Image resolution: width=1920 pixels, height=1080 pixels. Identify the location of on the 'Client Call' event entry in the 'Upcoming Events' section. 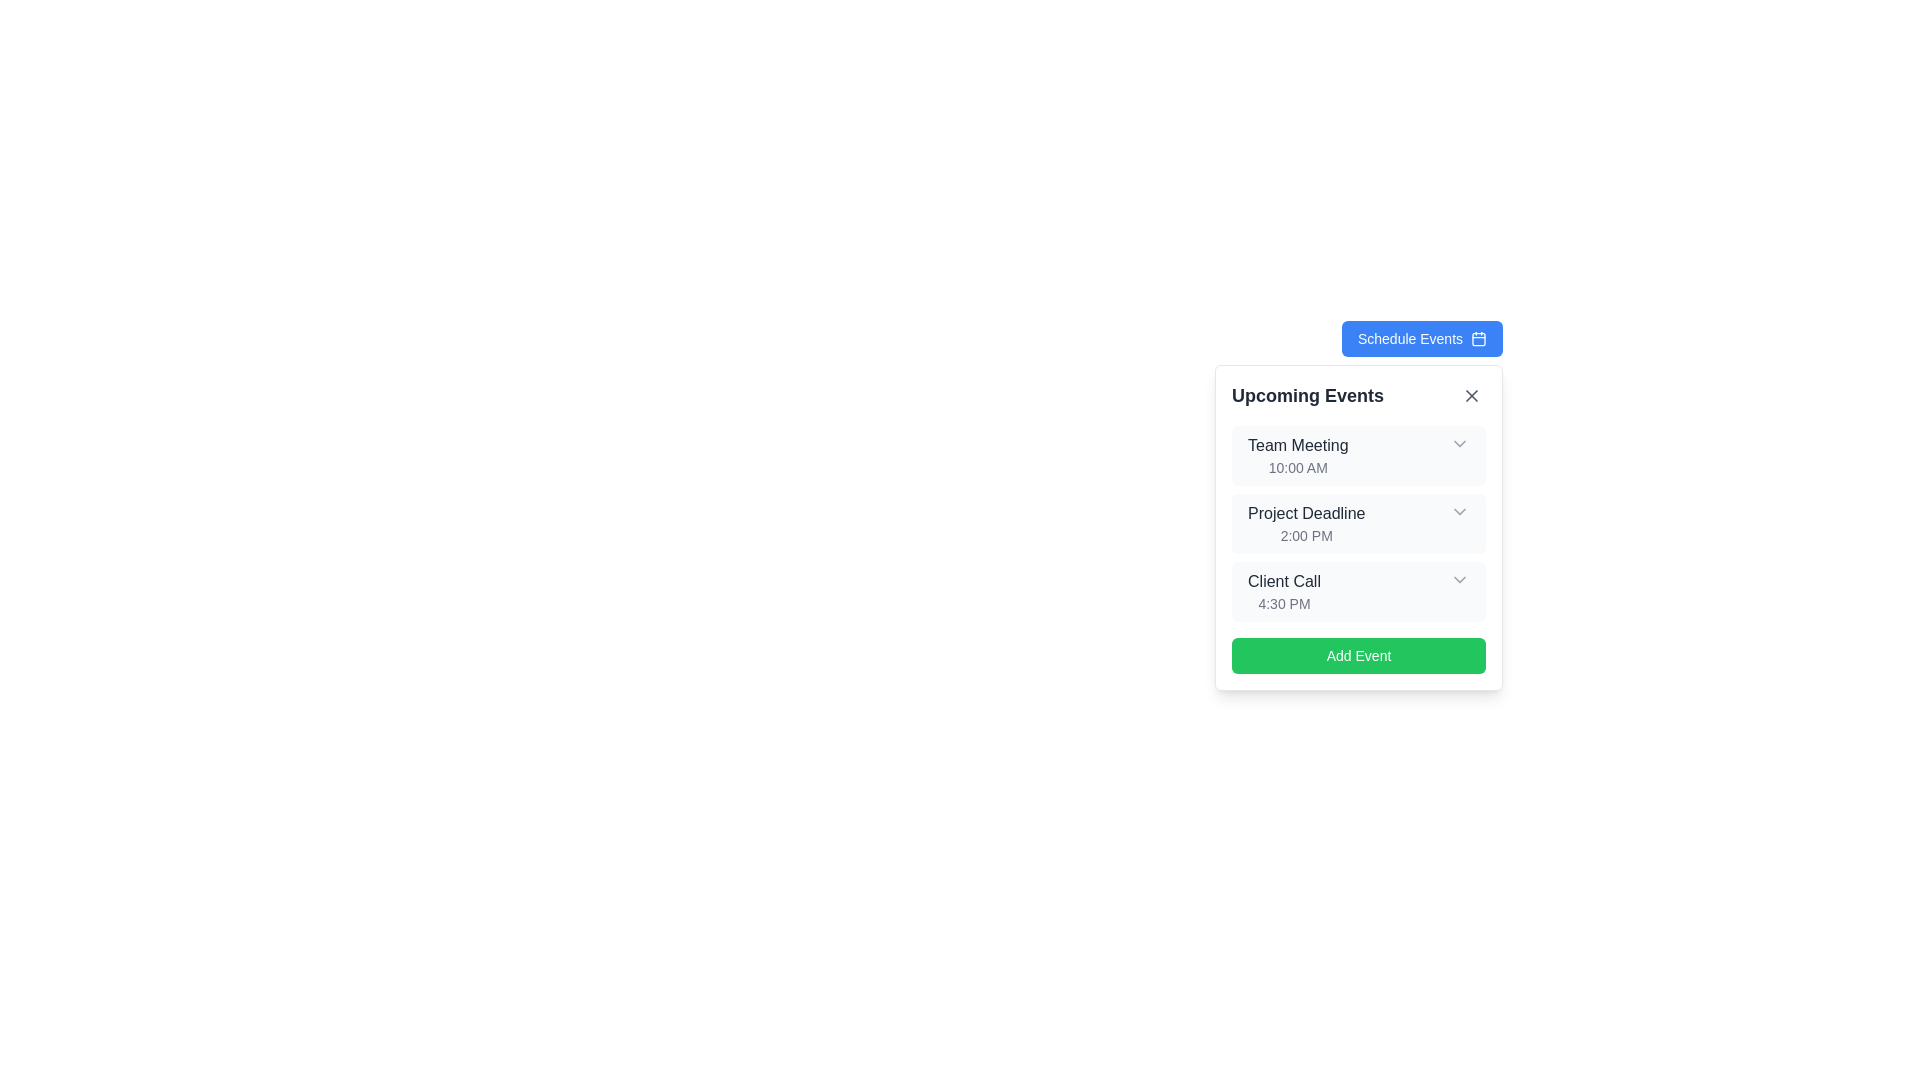
(1283, 590).